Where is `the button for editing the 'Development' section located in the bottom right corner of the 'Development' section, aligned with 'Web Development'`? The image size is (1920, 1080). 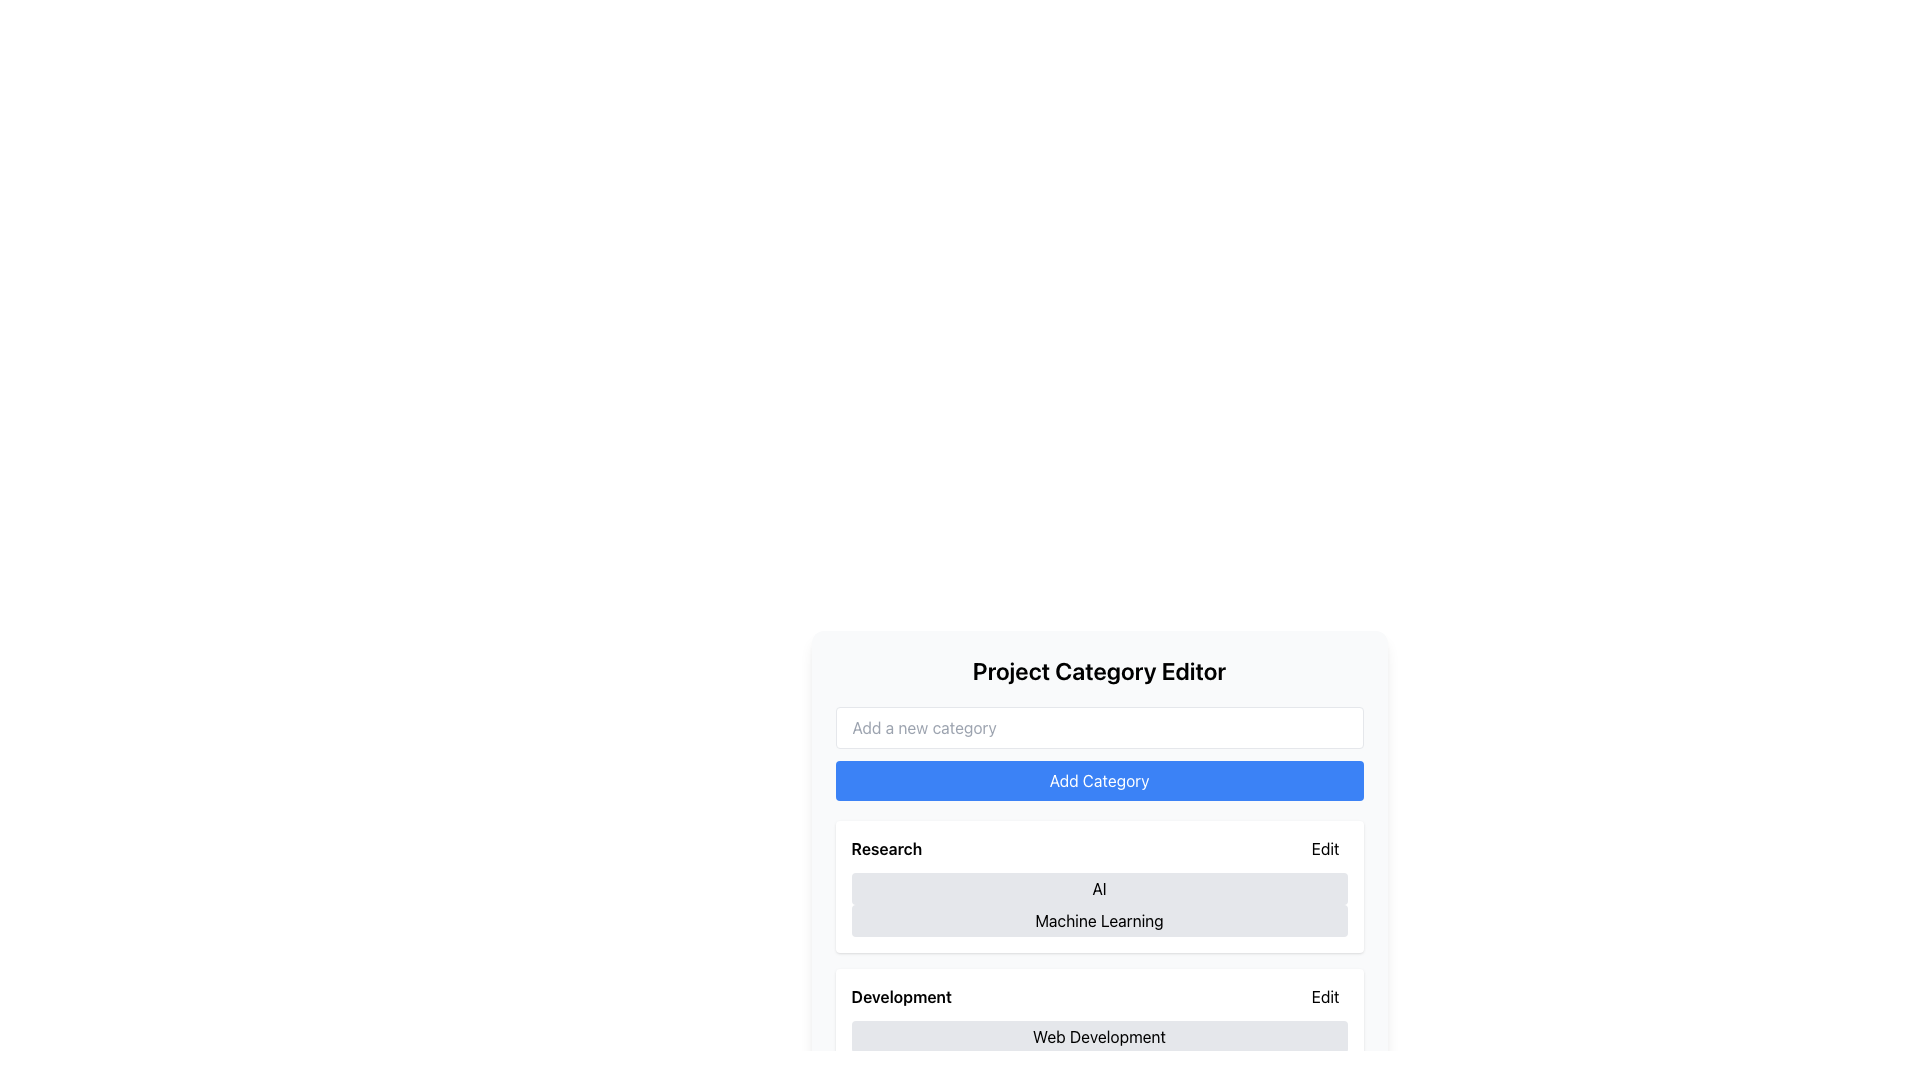 the button for editing the 'Development' section located in the bottom right corner of the 'Development' section, aligned with 'Web Development' is located at coordinates (1325, 996).